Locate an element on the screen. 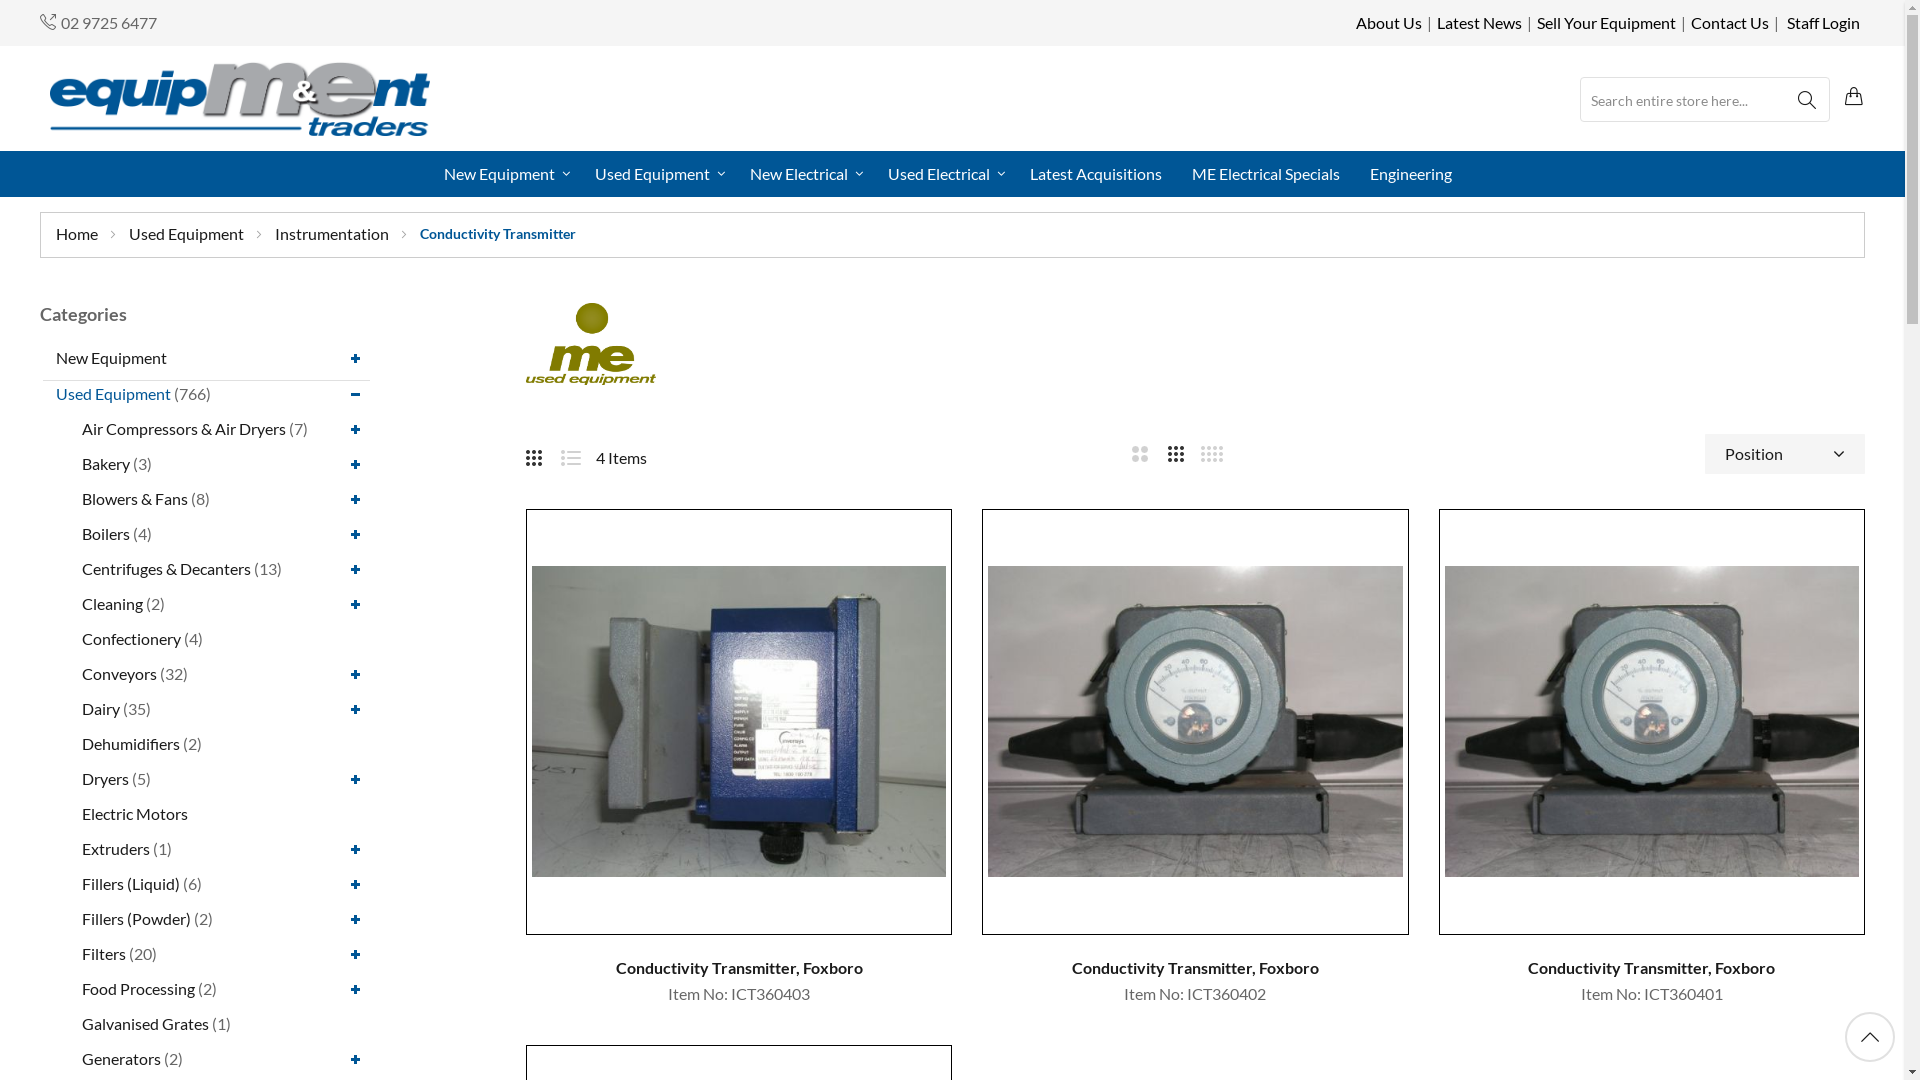 The width and height of the screenshot is (1920, 1080). 'Bakery' is located at coordinates (104, 463).